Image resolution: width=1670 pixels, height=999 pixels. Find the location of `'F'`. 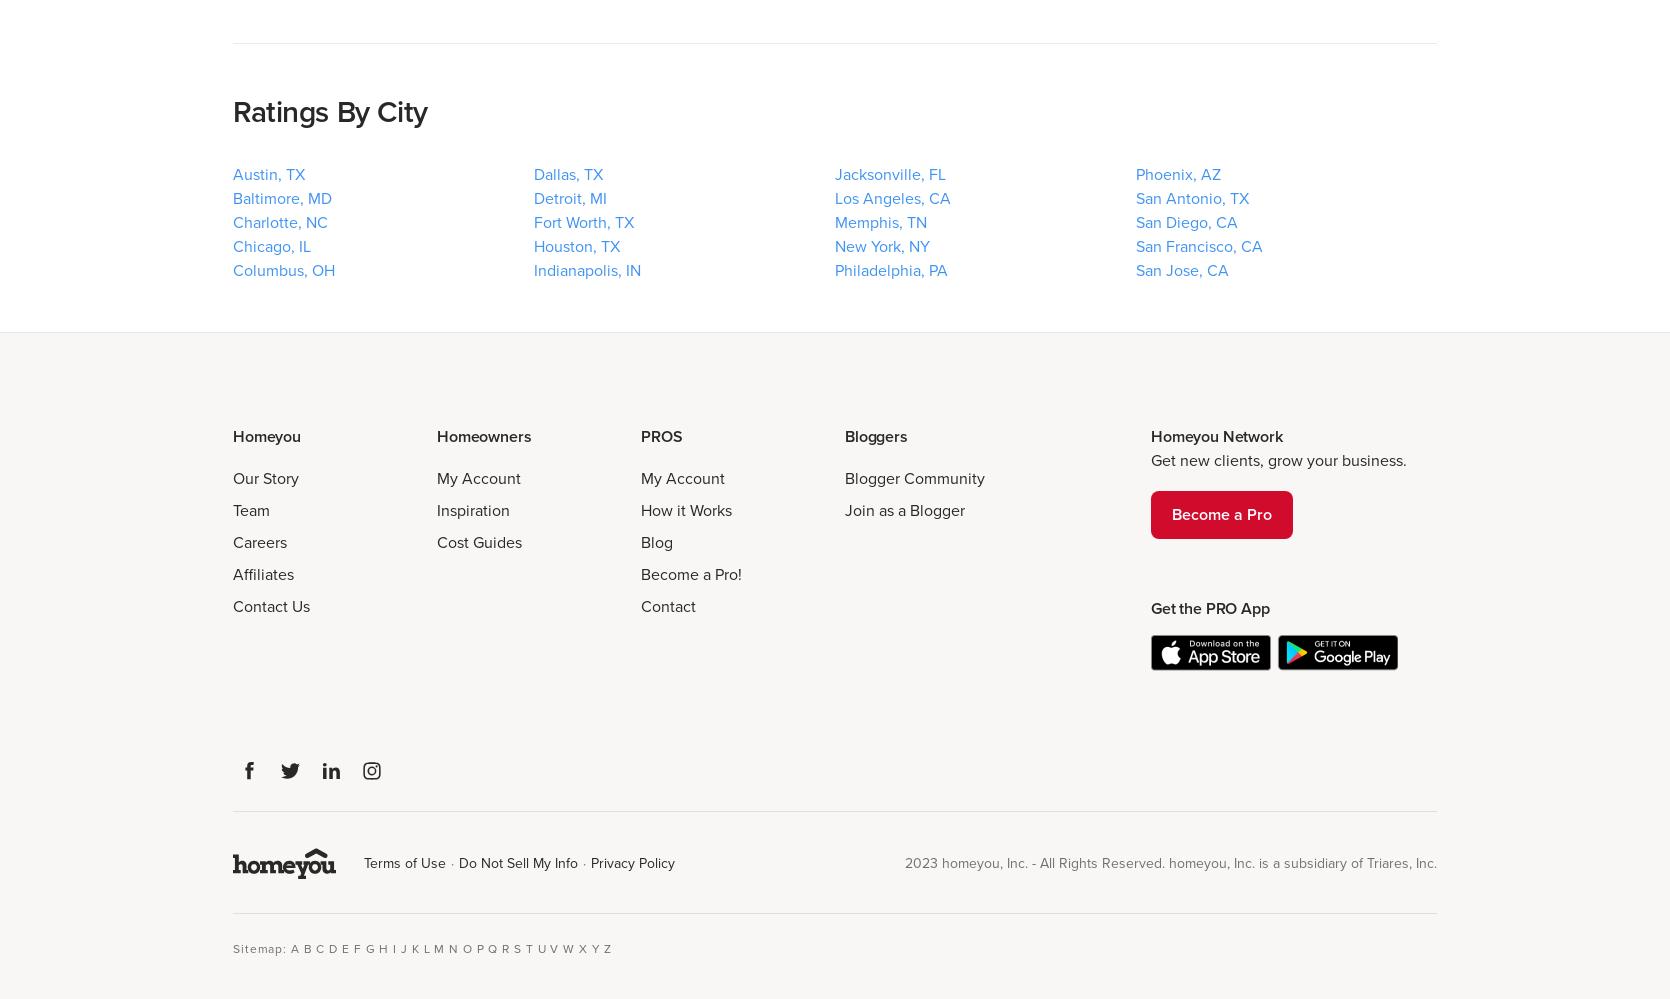

'F' is located at coordinates (357, 946).